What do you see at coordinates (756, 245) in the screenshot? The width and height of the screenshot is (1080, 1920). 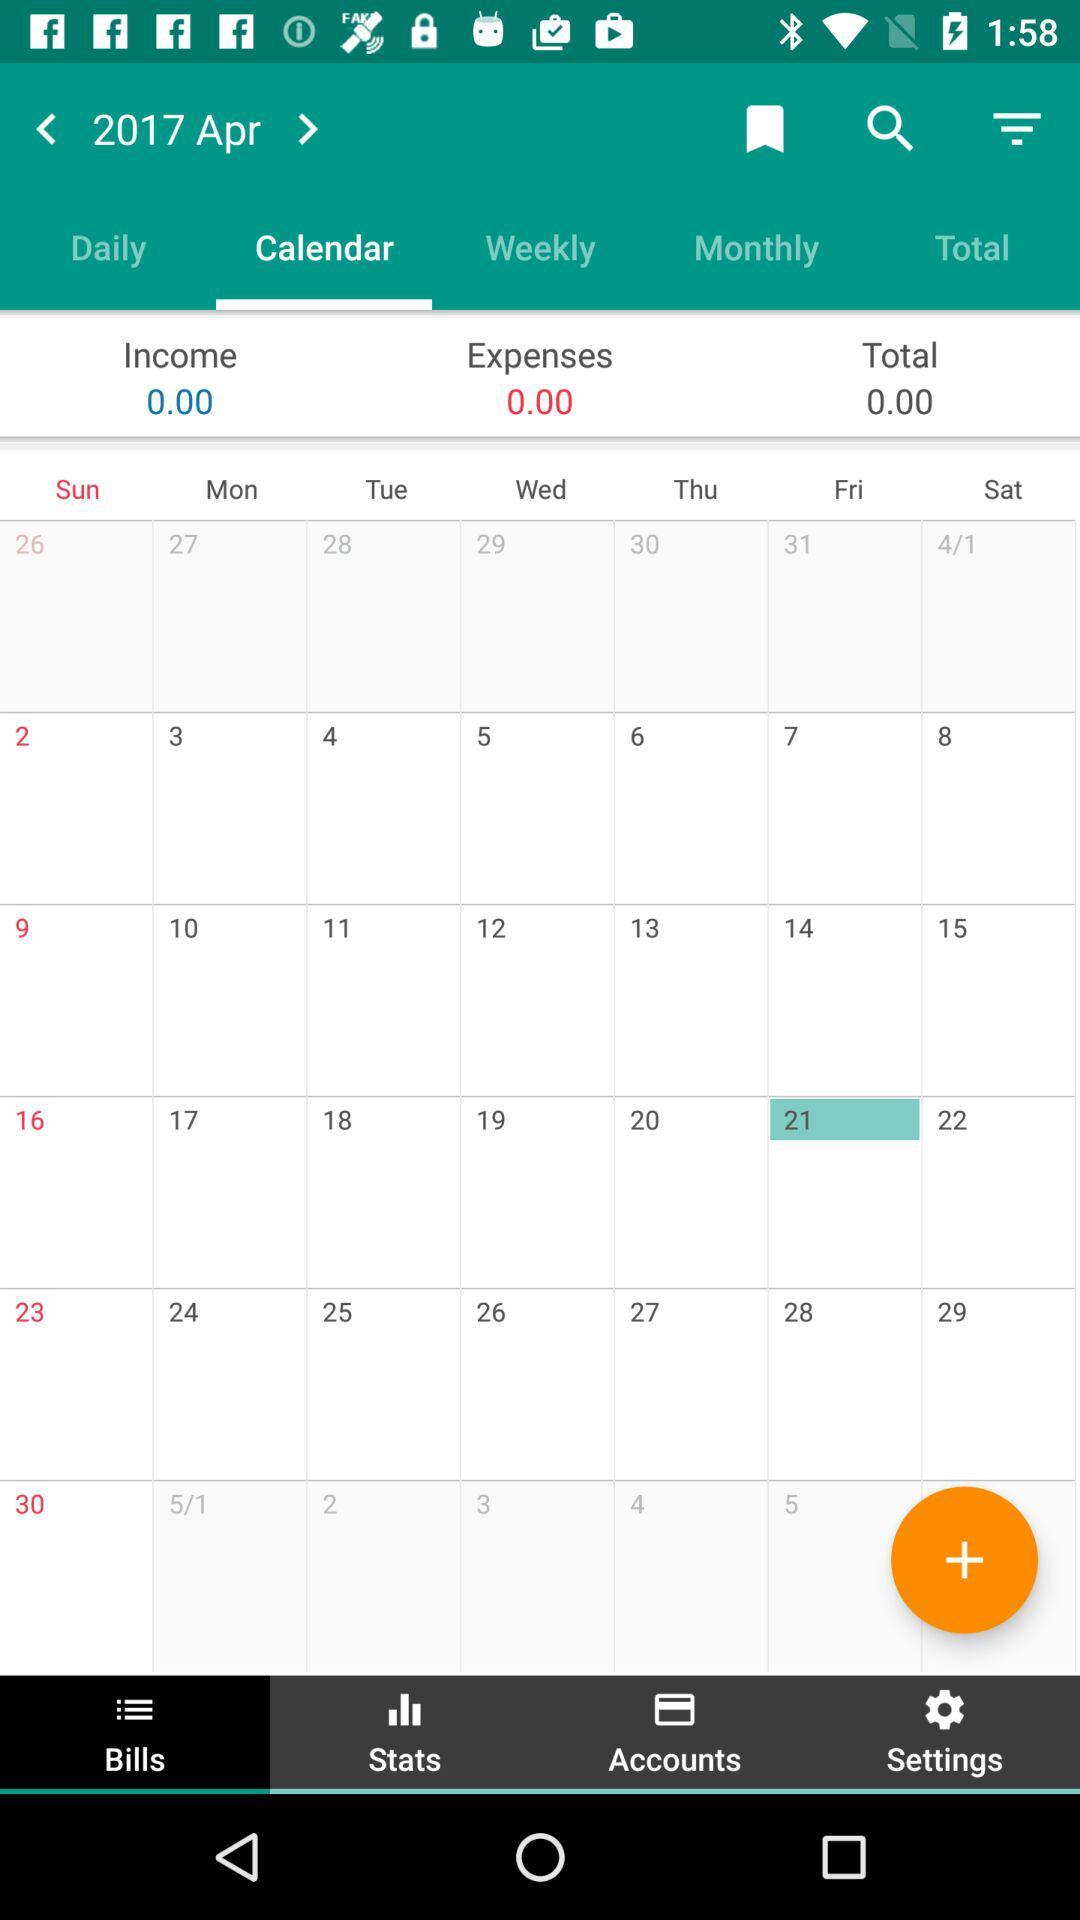 I see `the item to the right of the weekly item` at bounding box center [756, 245].